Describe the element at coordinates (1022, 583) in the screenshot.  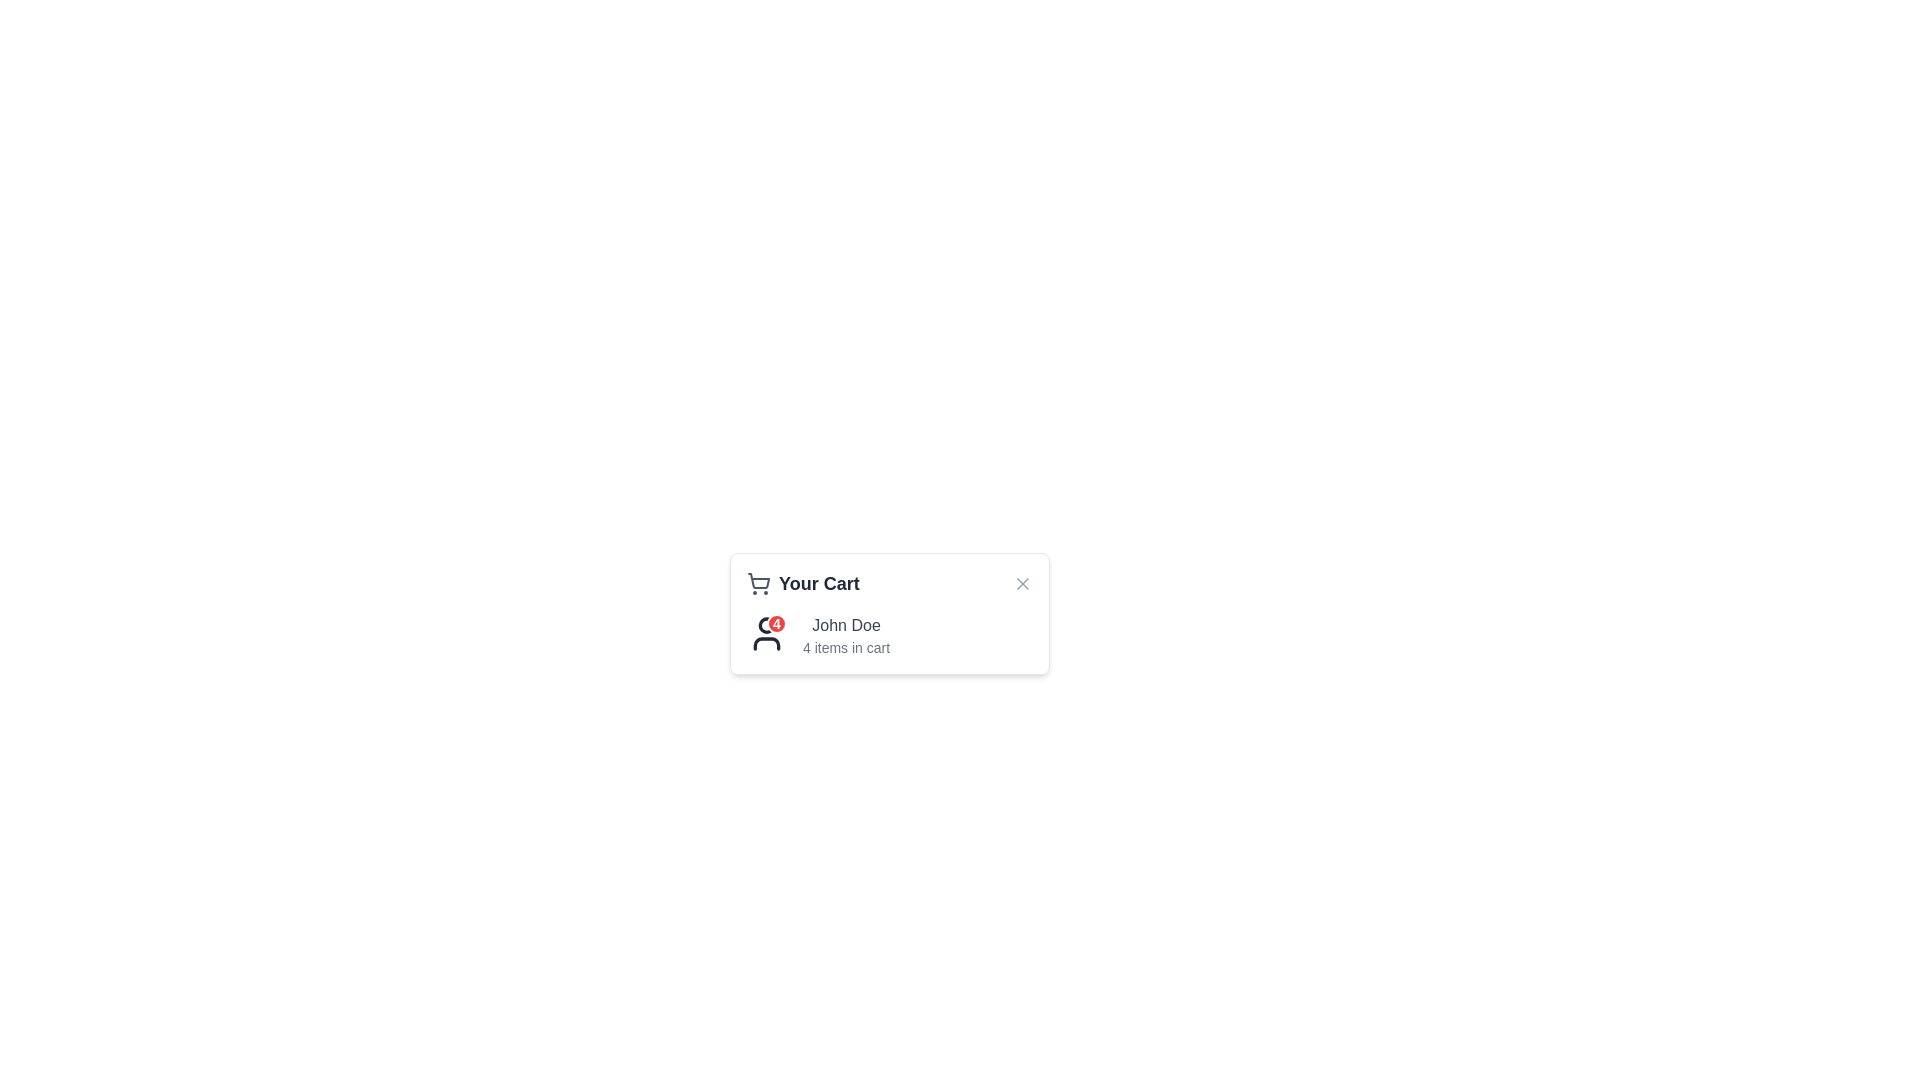
I see `the close button located at the far right of the 'Your Cart' section` at that location.